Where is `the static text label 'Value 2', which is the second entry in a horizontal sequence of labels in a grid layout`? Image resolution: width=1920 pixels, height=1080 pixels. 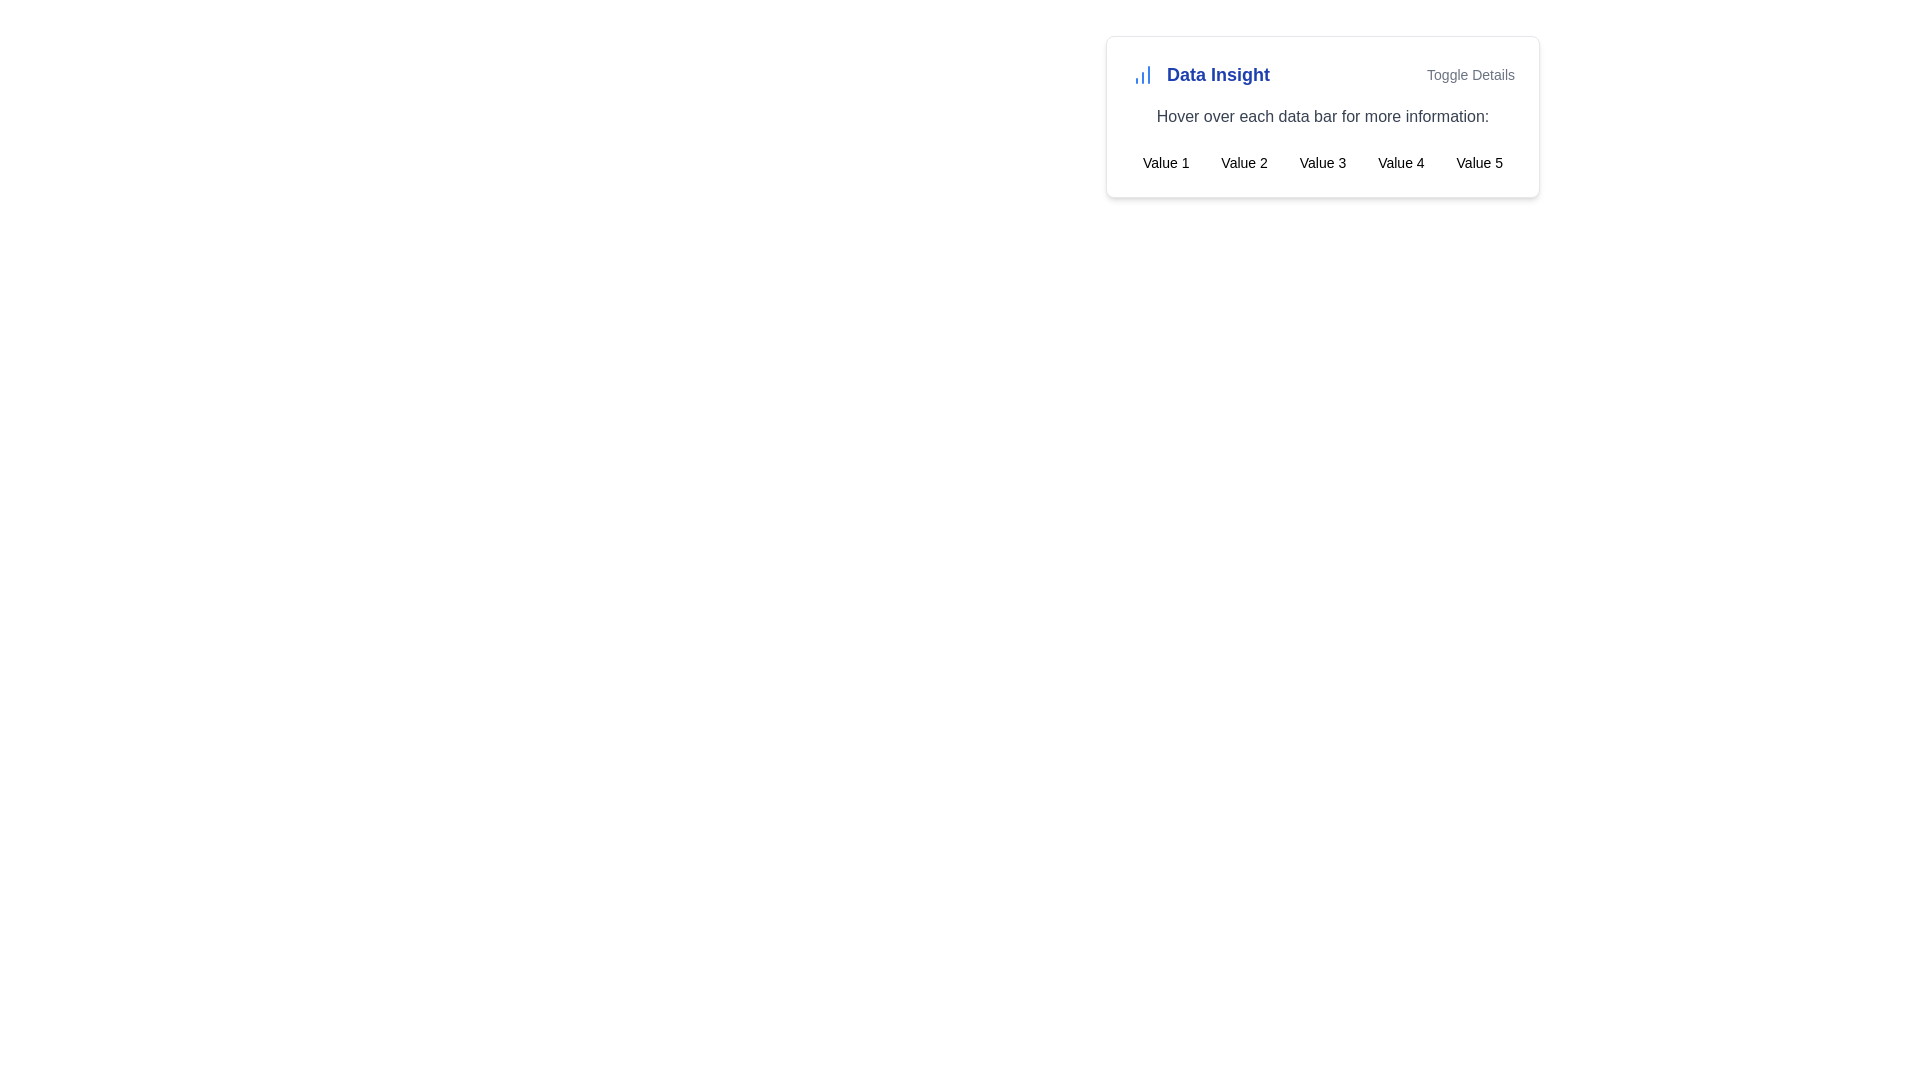
the static text label 'Value 2', which is the second entry in a horizontal sequence of labels in a grid layout is located at coordinates (1243, 157).